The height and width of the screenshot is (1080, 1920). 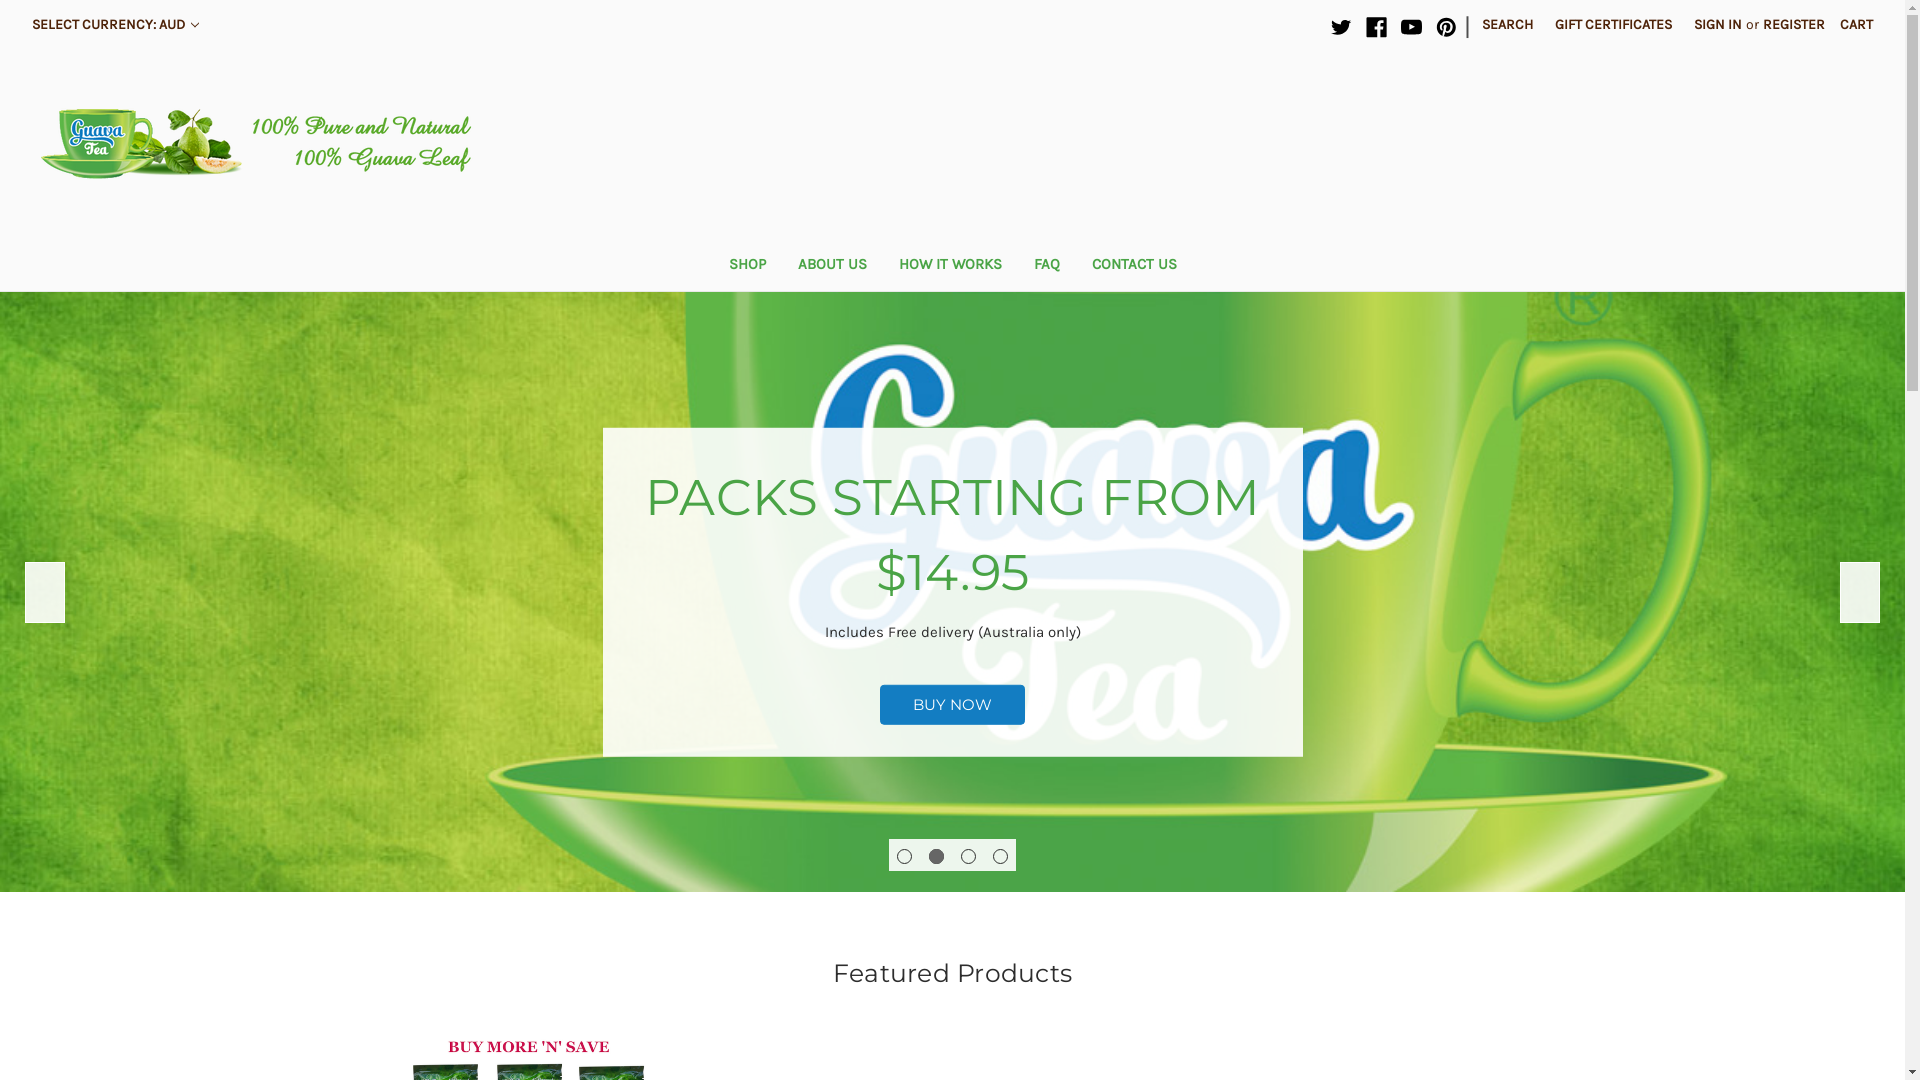 What do you see at coordinates (1828, 24) in the screenshot?
I see `'CART'` at bounding box center [1828, 24].